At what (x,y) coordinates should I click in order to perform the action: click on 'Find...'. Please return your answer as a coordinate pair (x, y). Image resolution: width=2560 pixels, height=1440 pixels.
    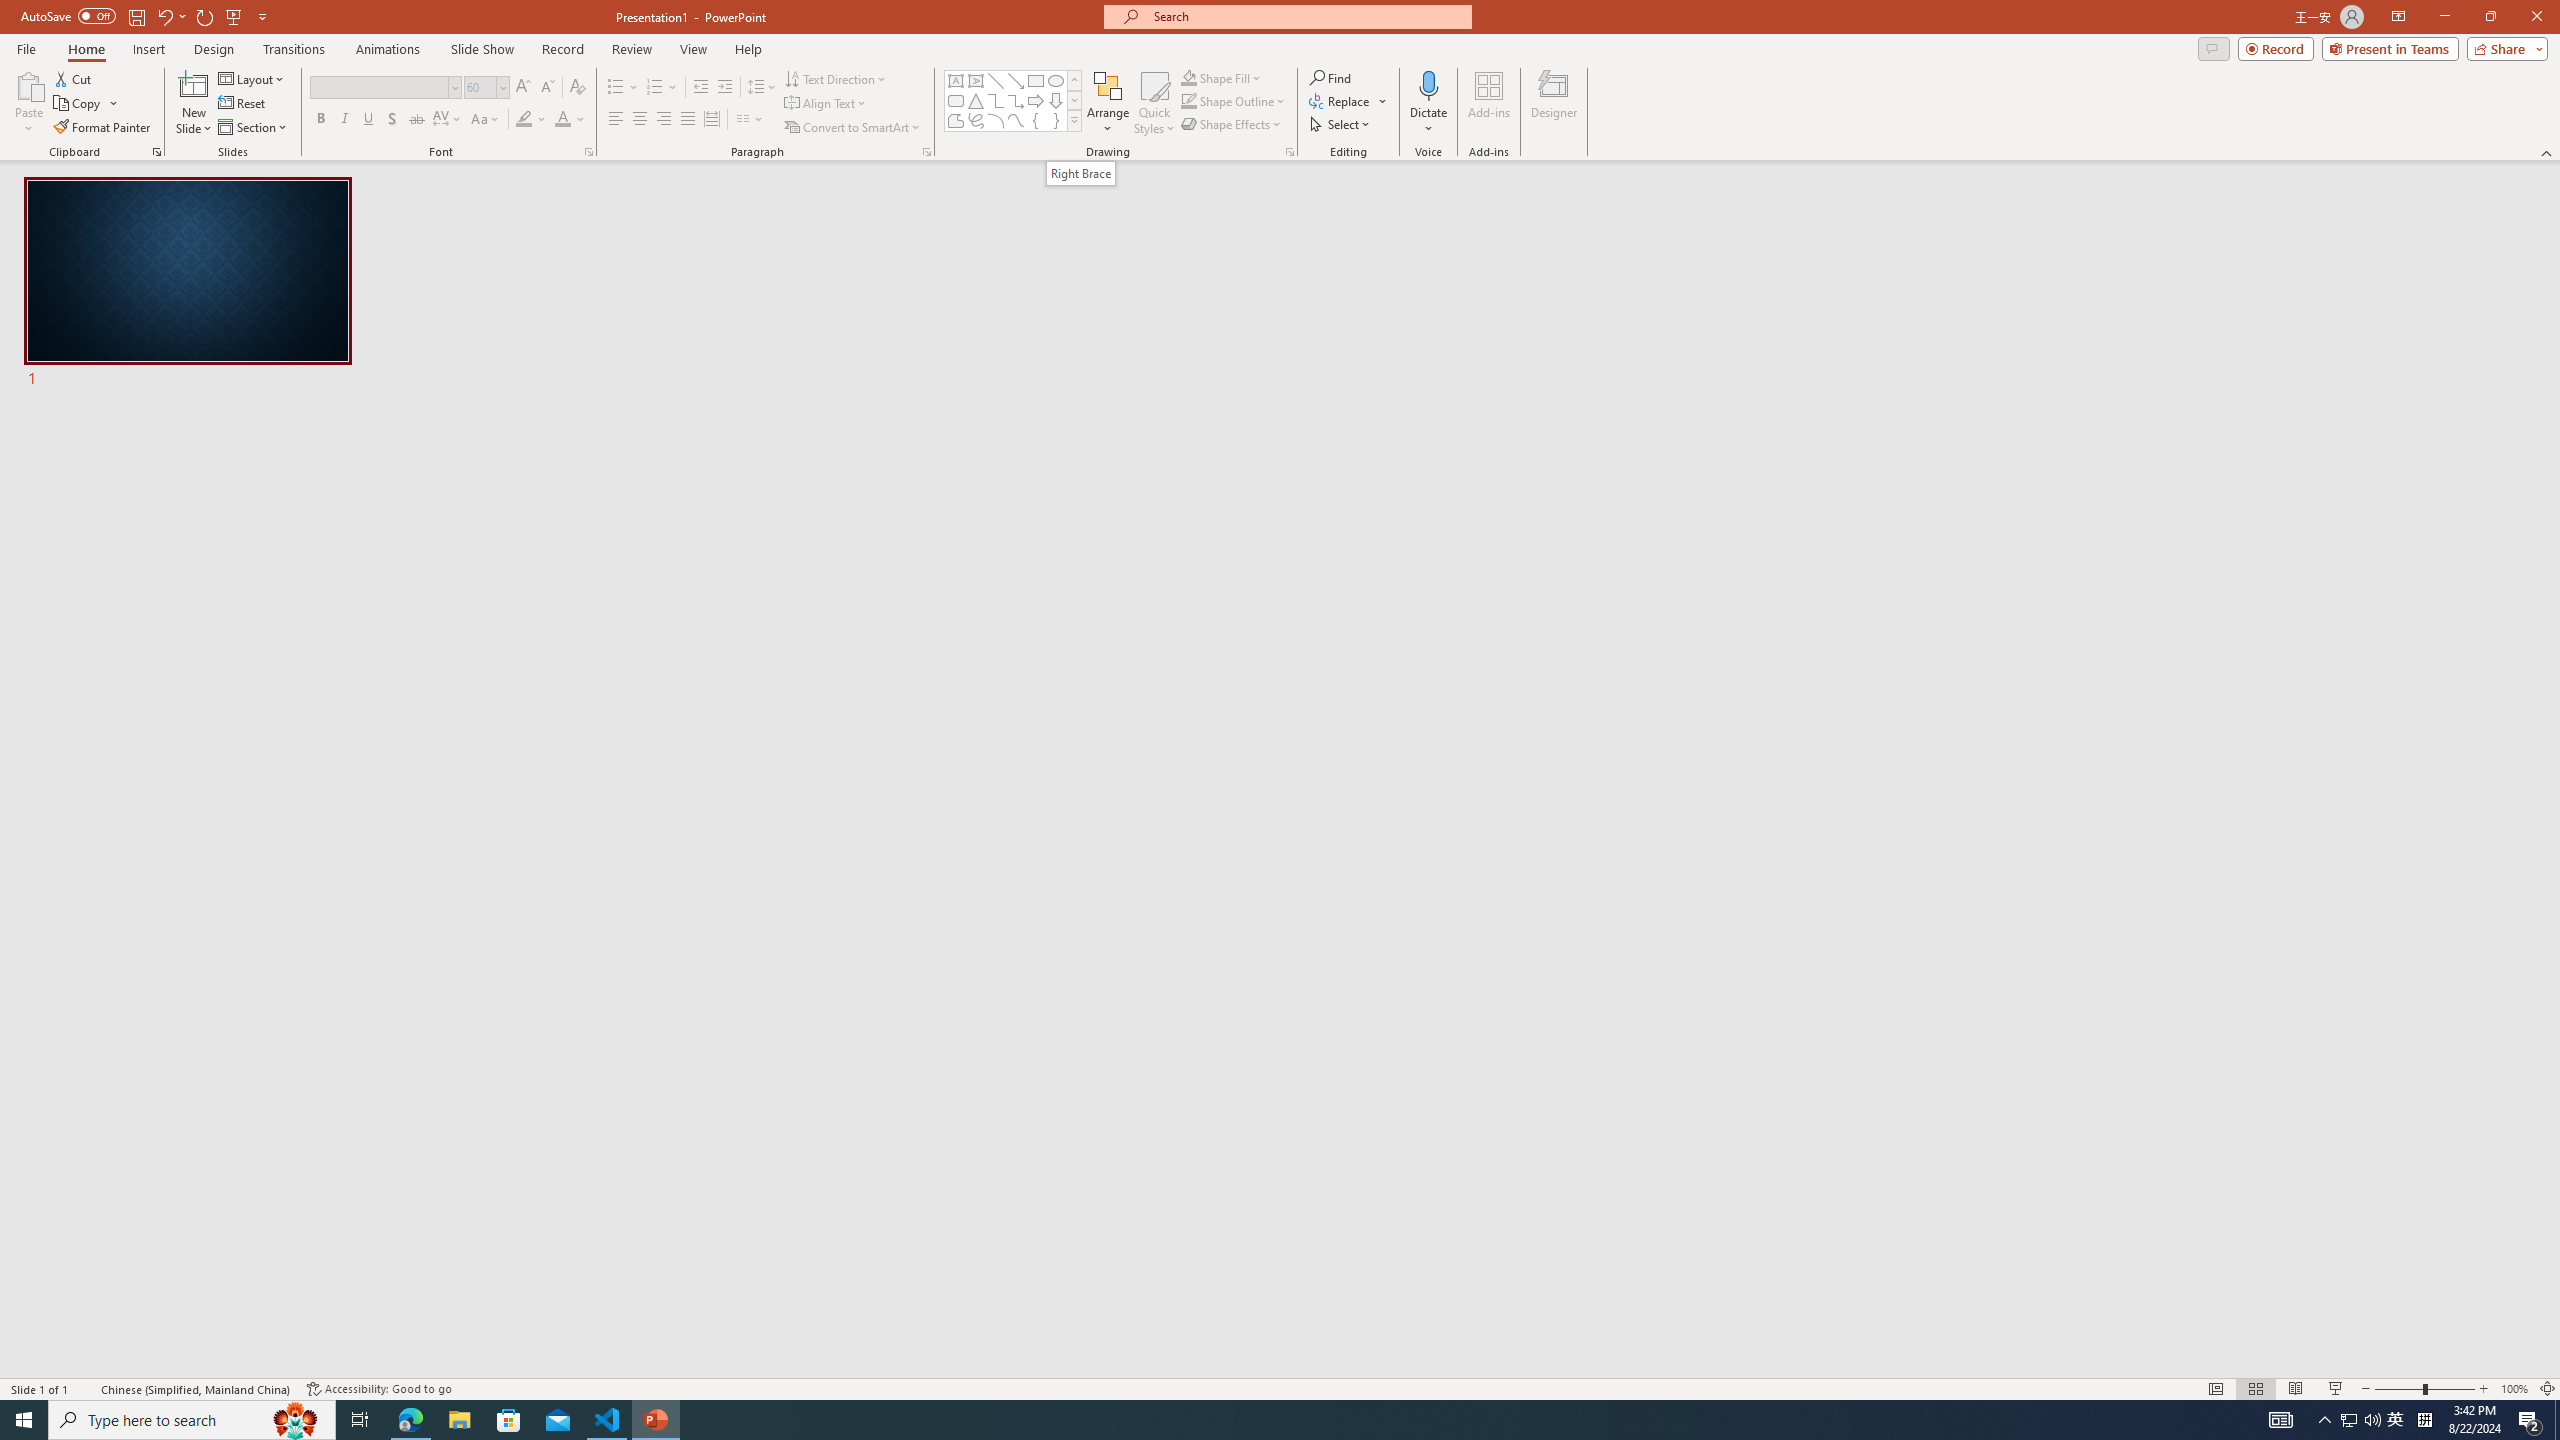
    Looking at the image, I should click on (1330, 77).